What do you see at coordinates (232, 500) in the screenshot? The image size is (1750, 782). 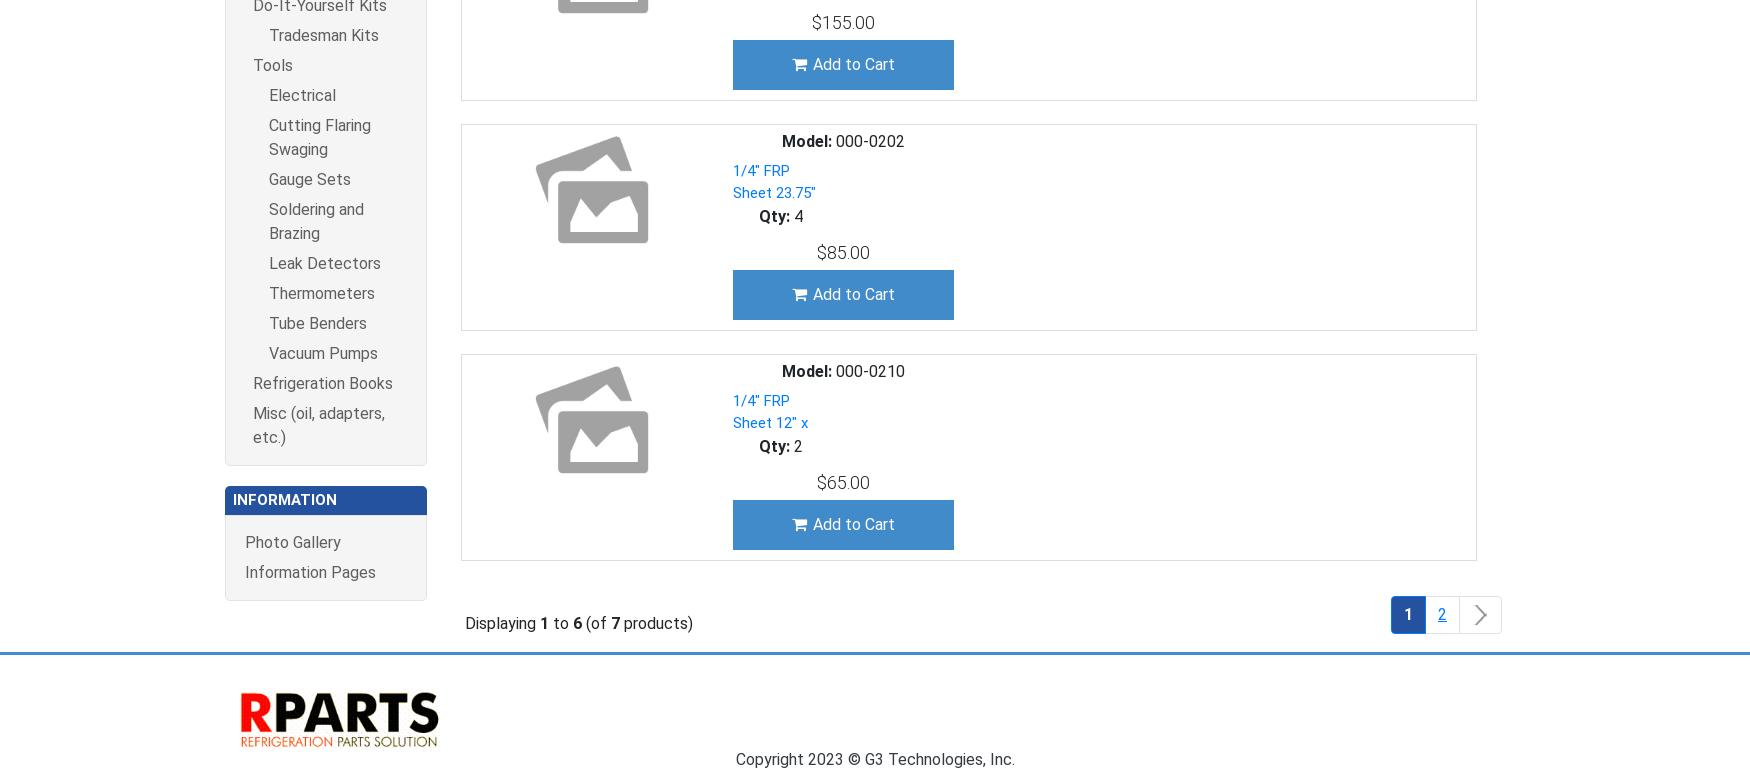 I see `'Information'` at bounding box center [232, 500].